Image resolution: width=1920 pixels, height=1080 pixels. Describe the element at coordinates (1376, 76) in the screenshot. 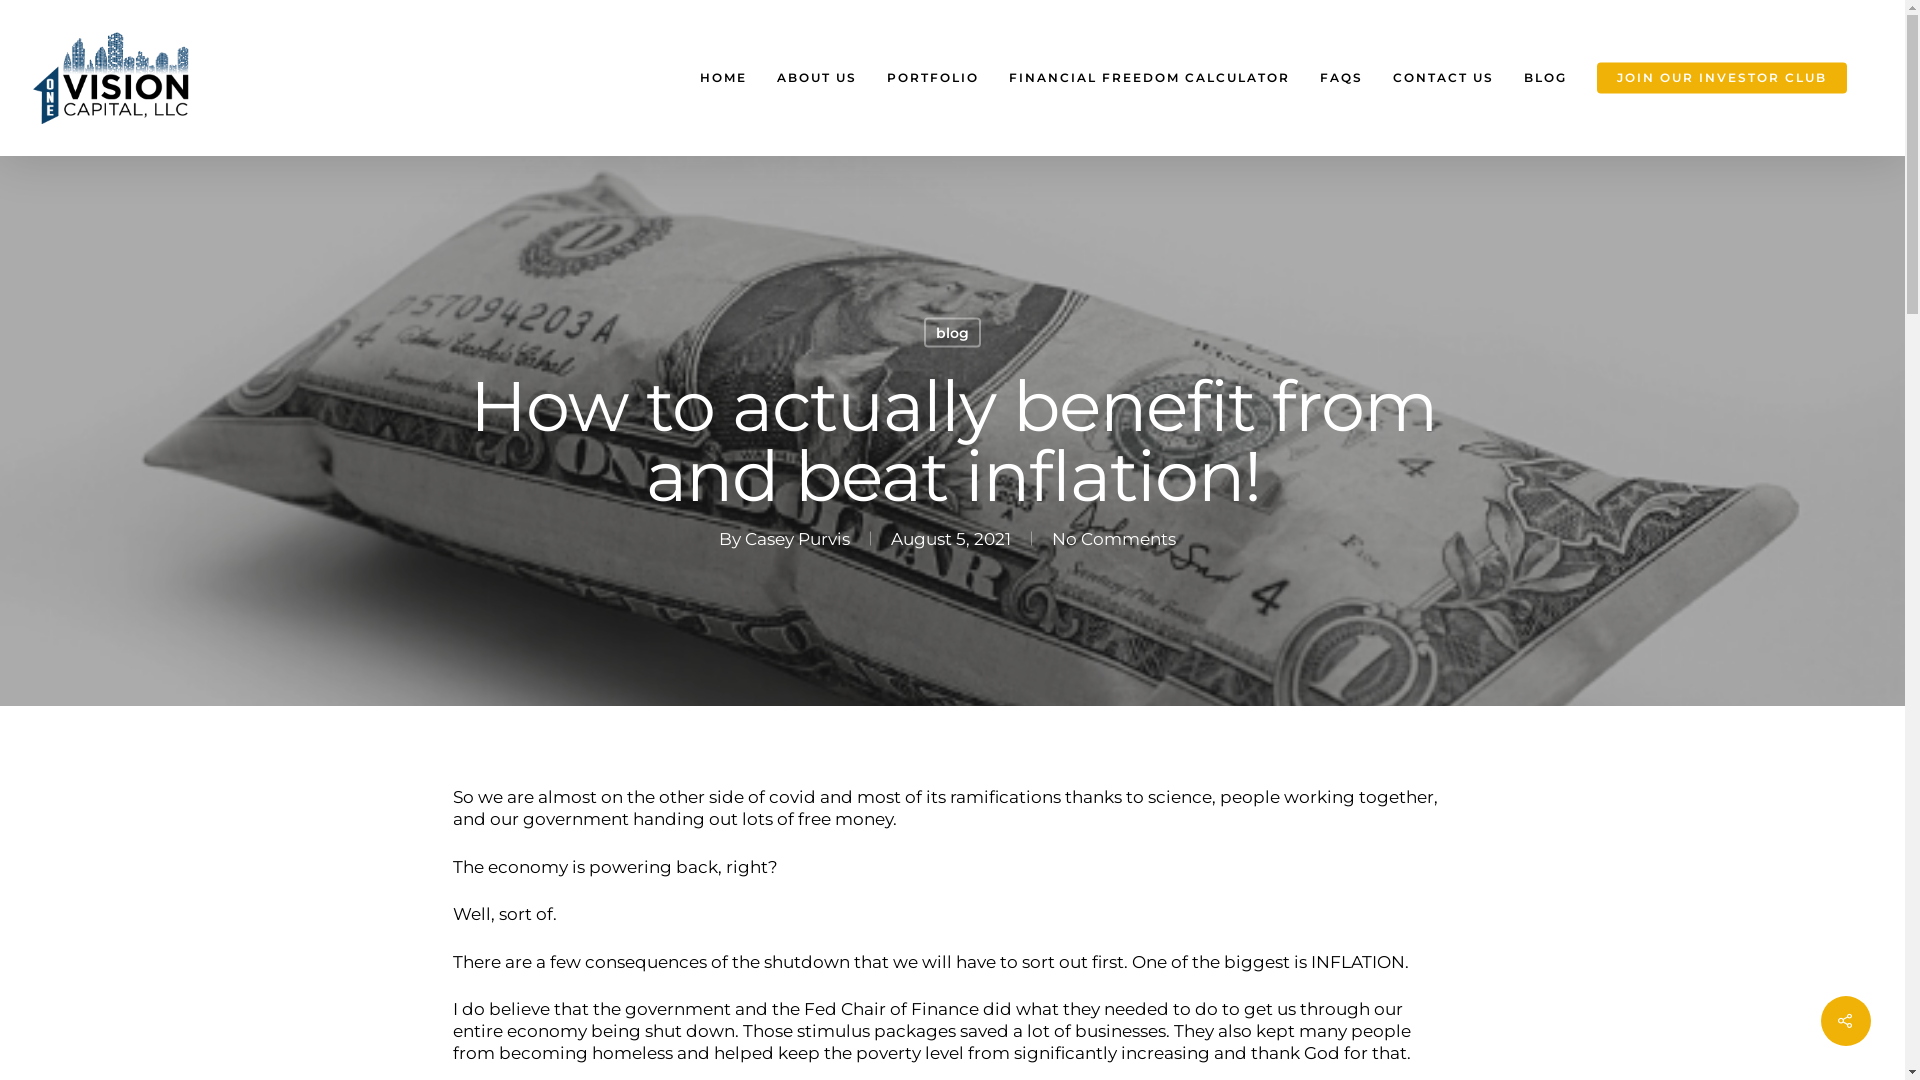

I see `'CONTACT US'` at that location.